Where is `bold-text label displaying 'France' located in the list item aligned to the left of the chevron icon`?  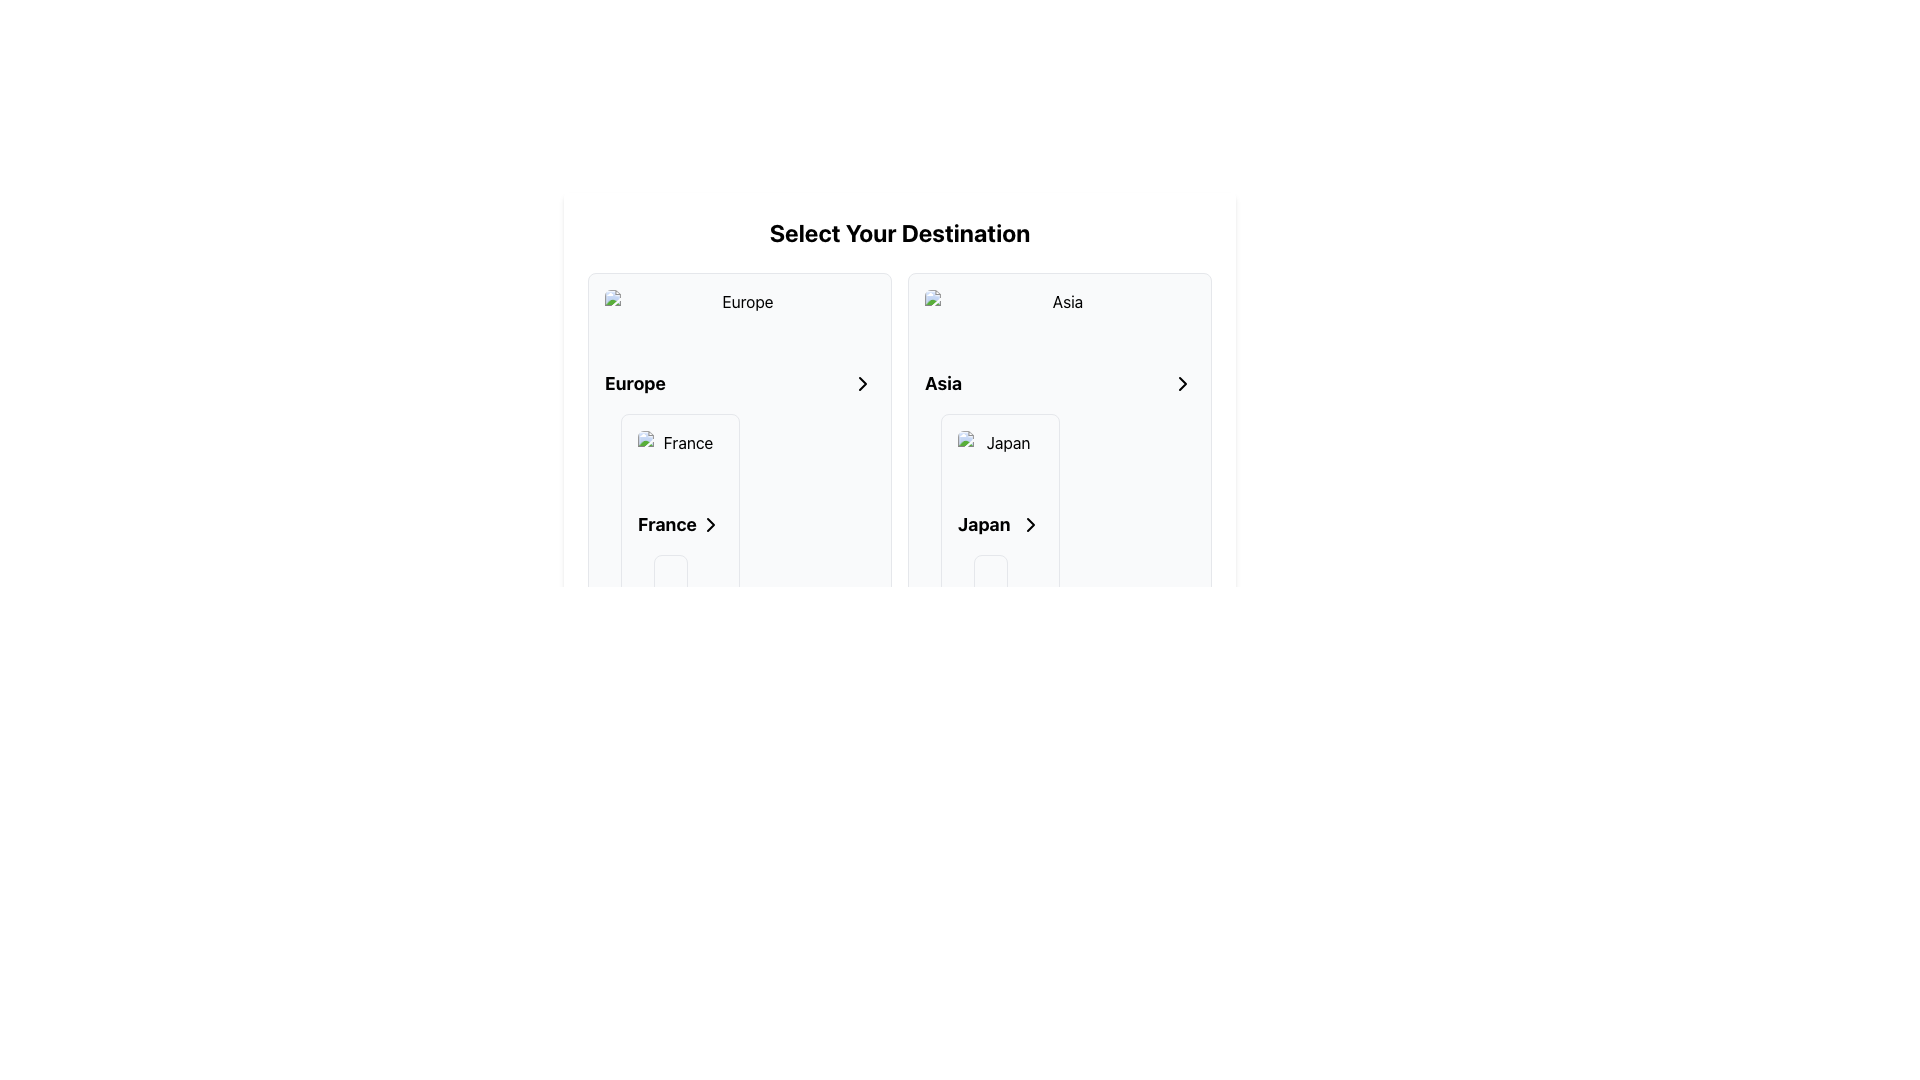
bold-text label displaying 'France' located in the list item aligned to the left of the chevron icon is located at coordinates (667, 523).